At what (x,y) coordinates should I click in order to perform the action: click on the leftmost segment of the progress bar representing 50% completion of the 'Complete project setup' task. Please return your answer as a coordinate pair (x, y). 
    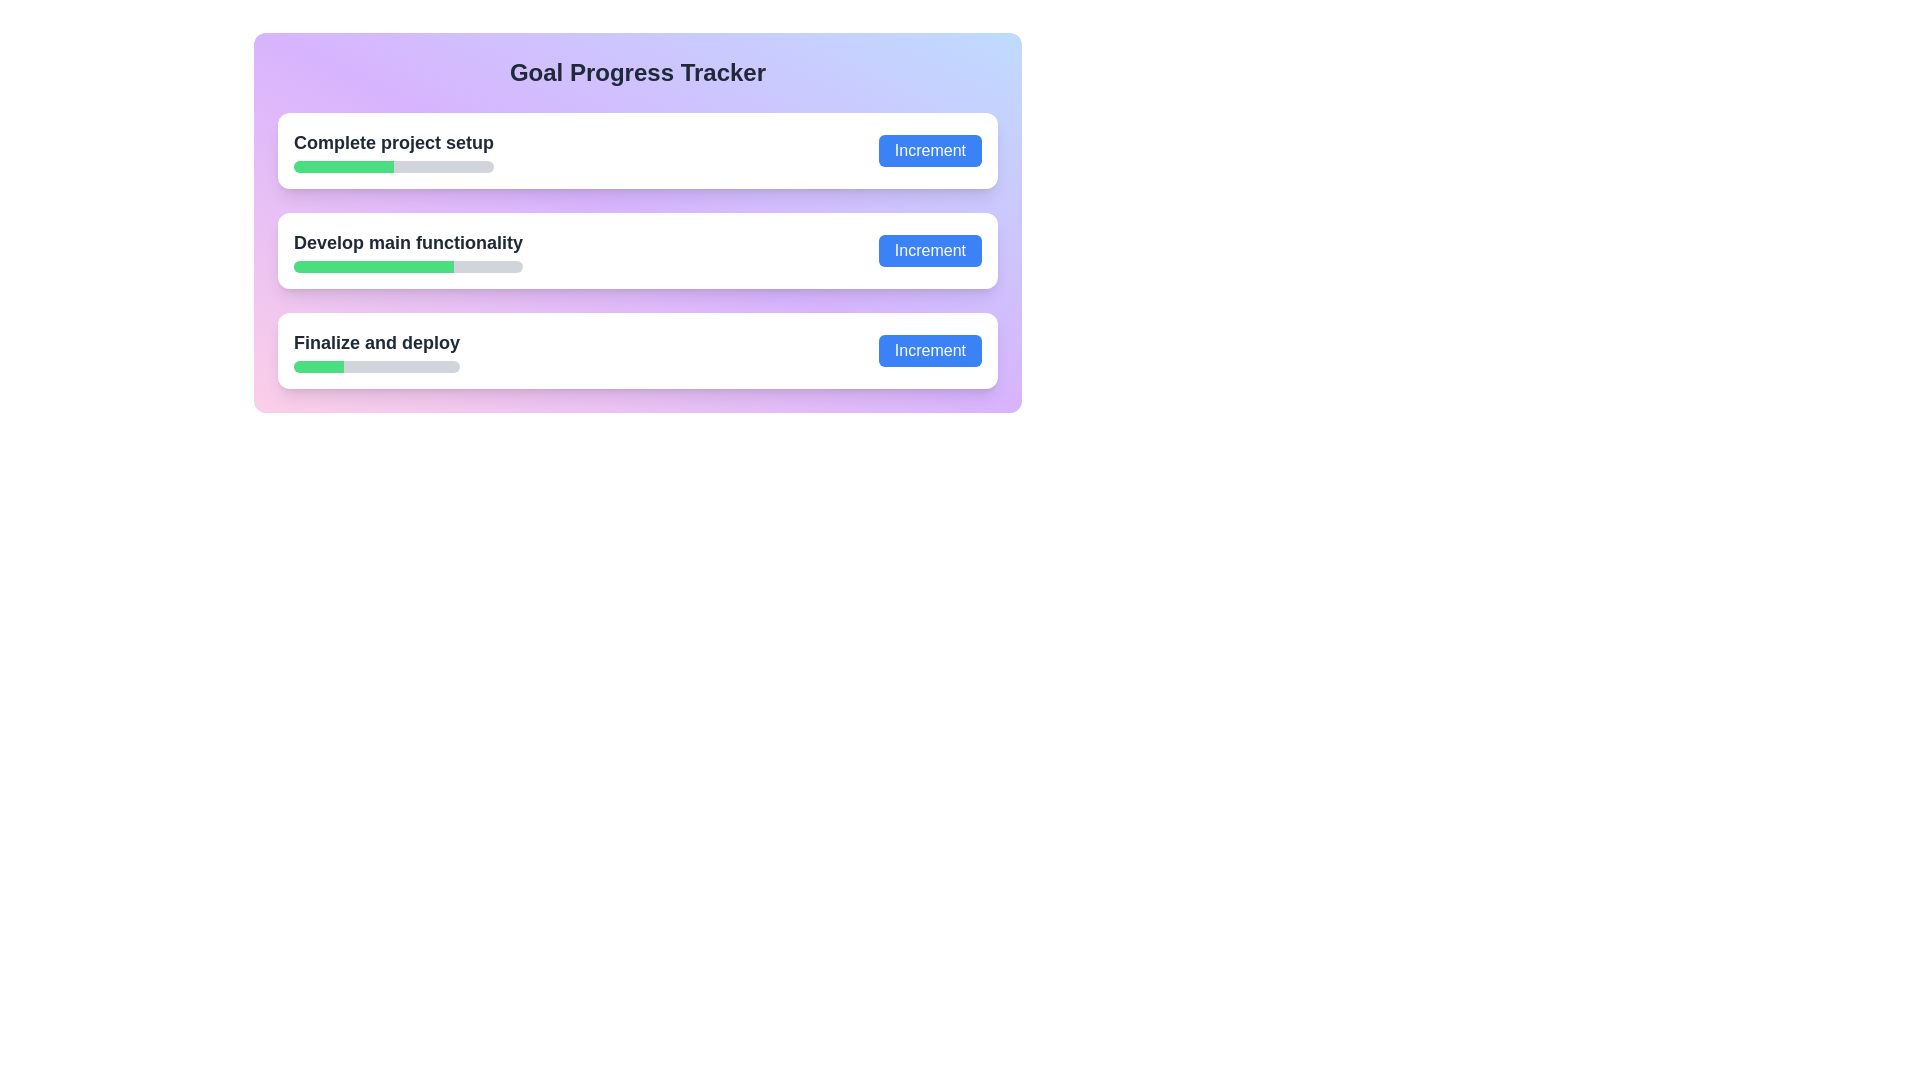
    Looking at the image, I should click on (344, 165).